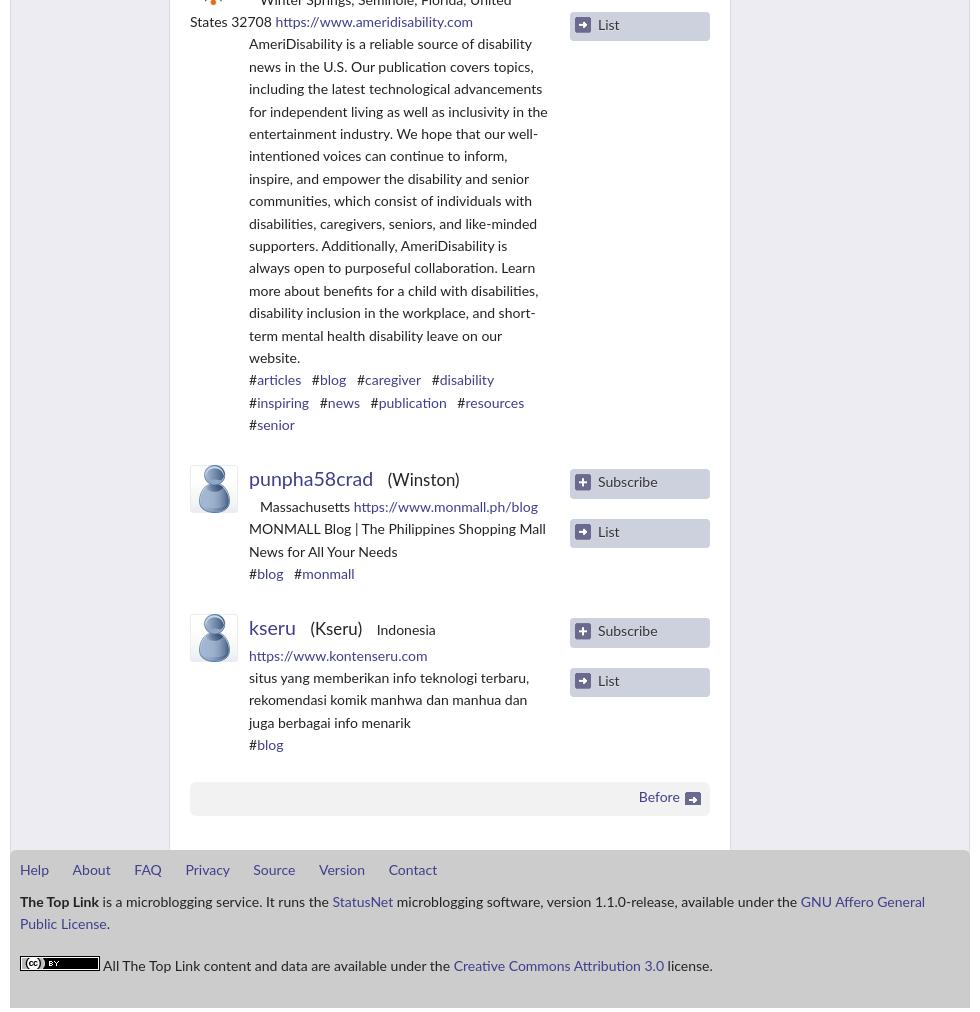  I want to click on 'license.', so click(687, 966).